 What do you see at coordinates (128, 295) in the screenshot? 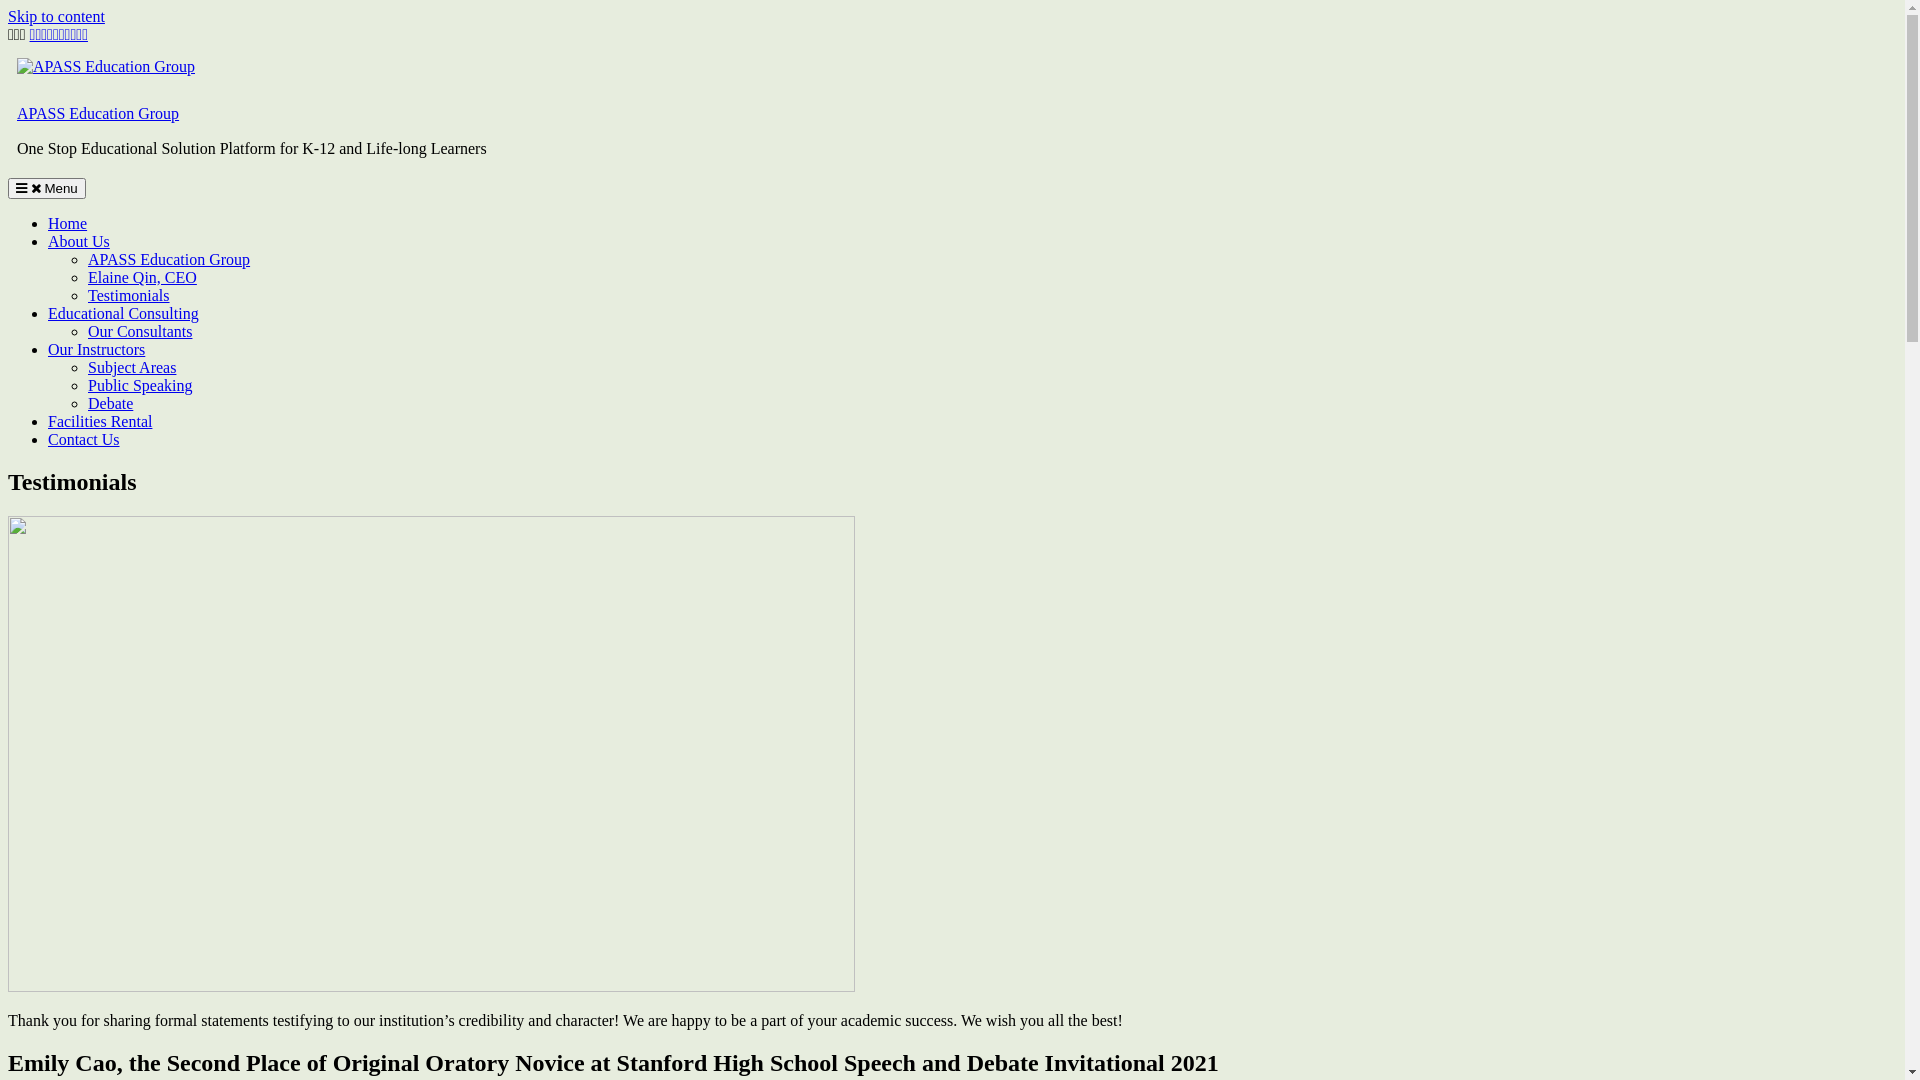
I see `'Testimonials'` at bounding box center [128, 295].